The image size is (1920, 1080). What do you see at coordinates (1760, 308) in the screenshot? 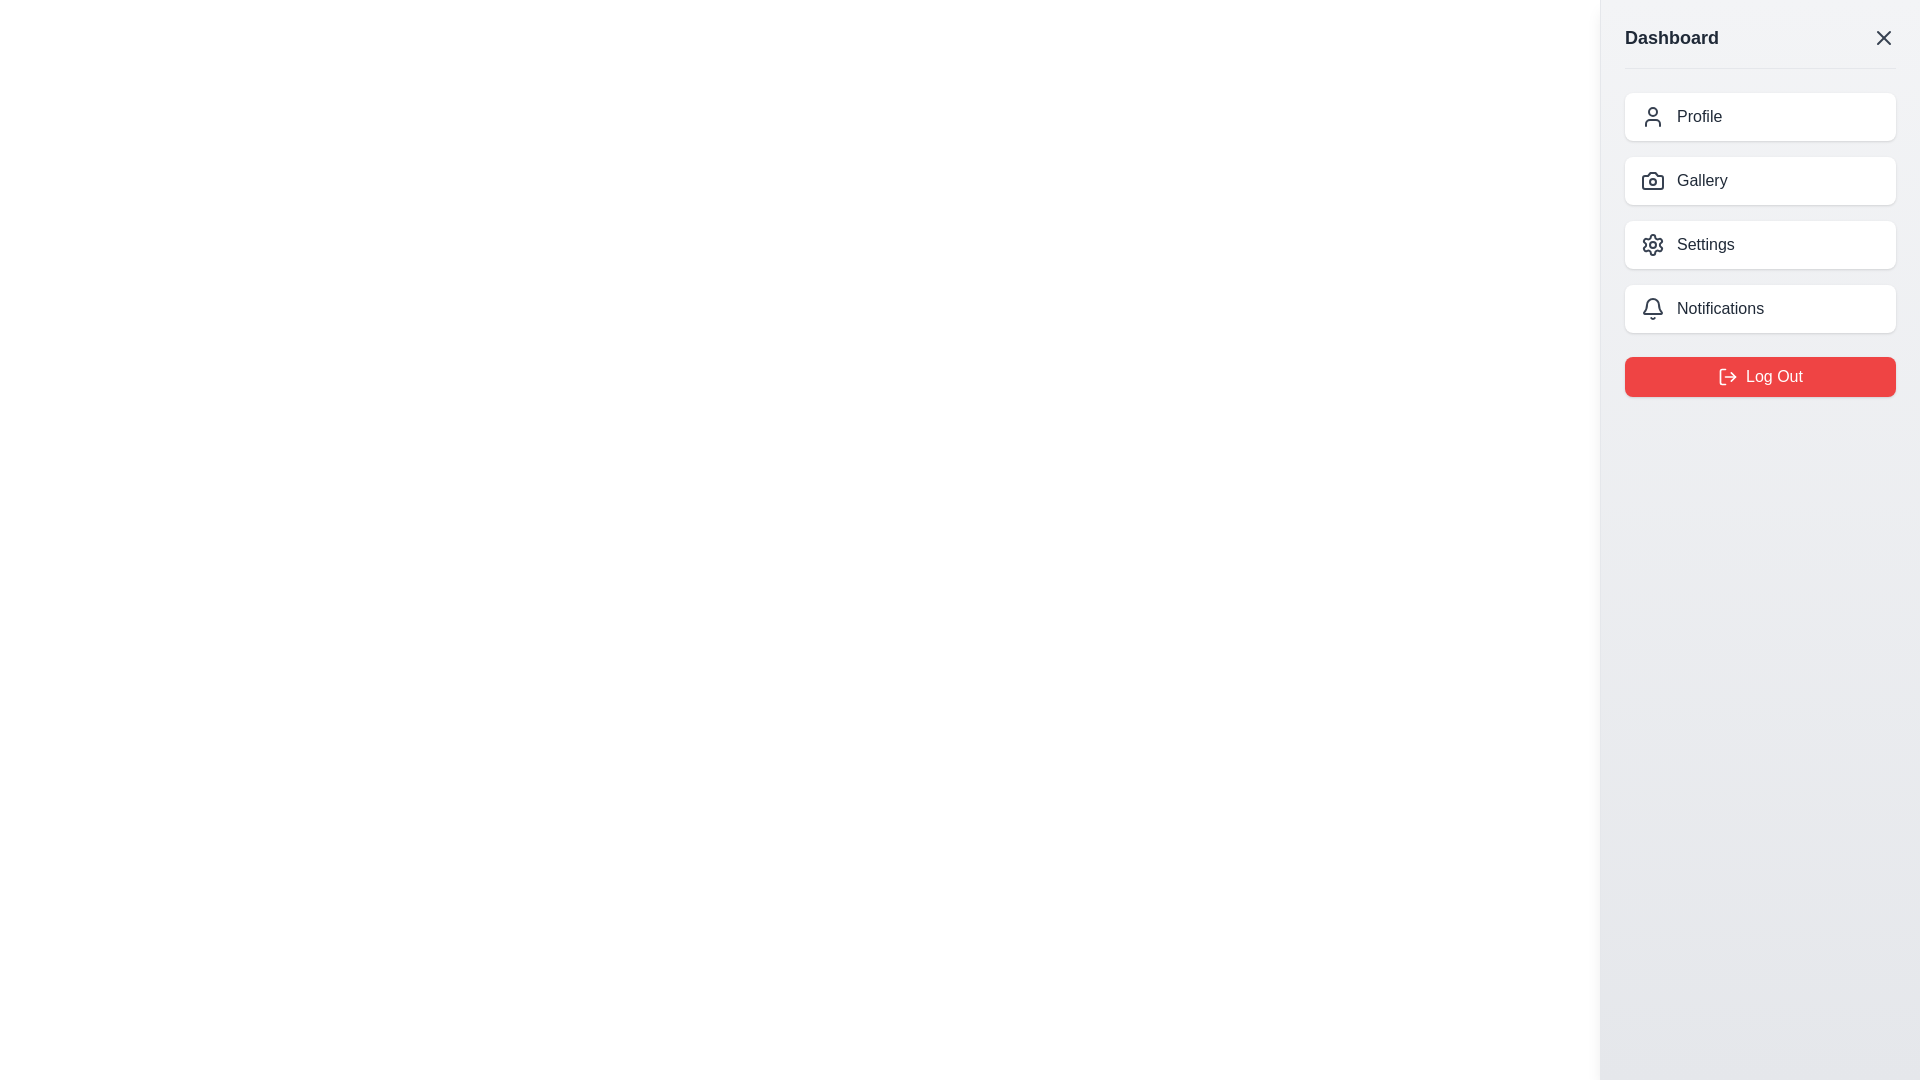
I see `the Notifications button, which features a bell icon on the left and gray text labeled 'Notifications', located in the right sidebar below the Settings button` at bounding box center [1760, 308].